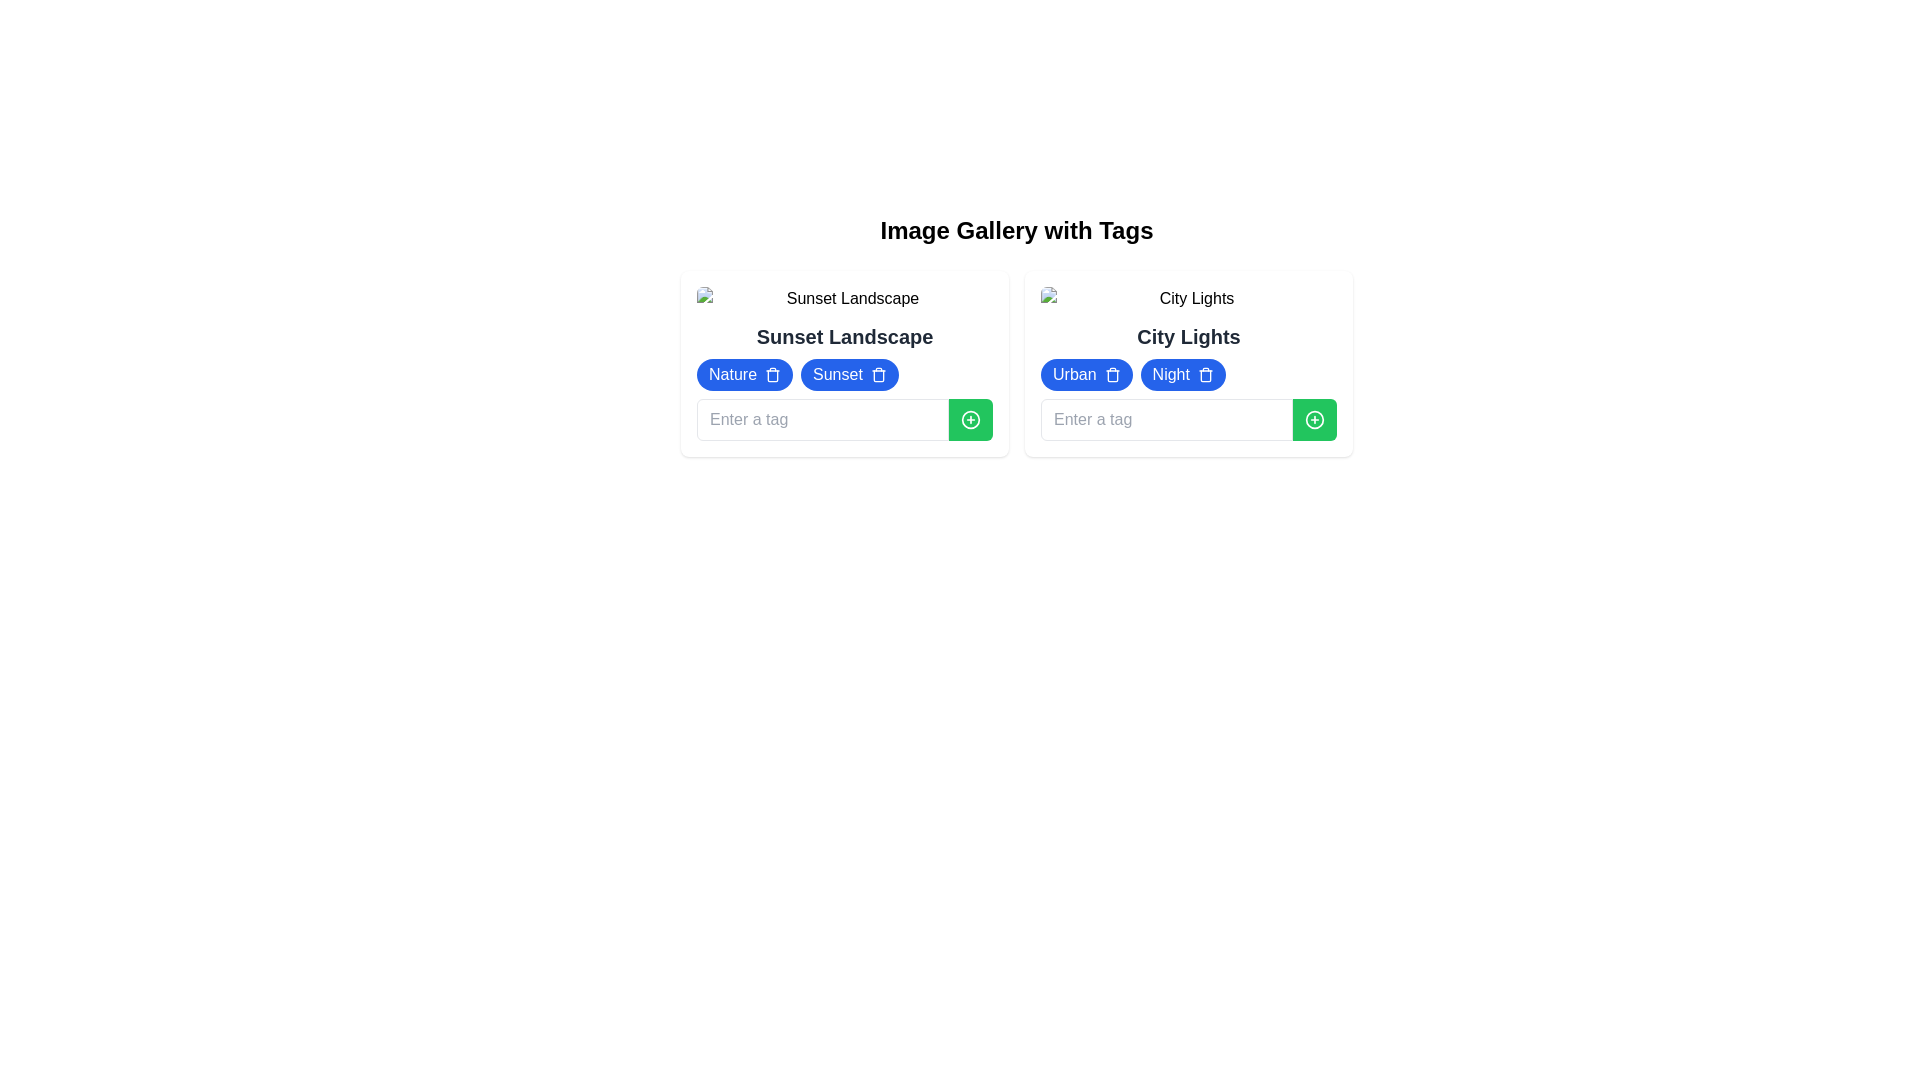 The height and width of the screenshot is (1080, 1920). I want to click on the trash icon located within the 'Night' tag of the 'City Lights' card, so click(1204, 374).